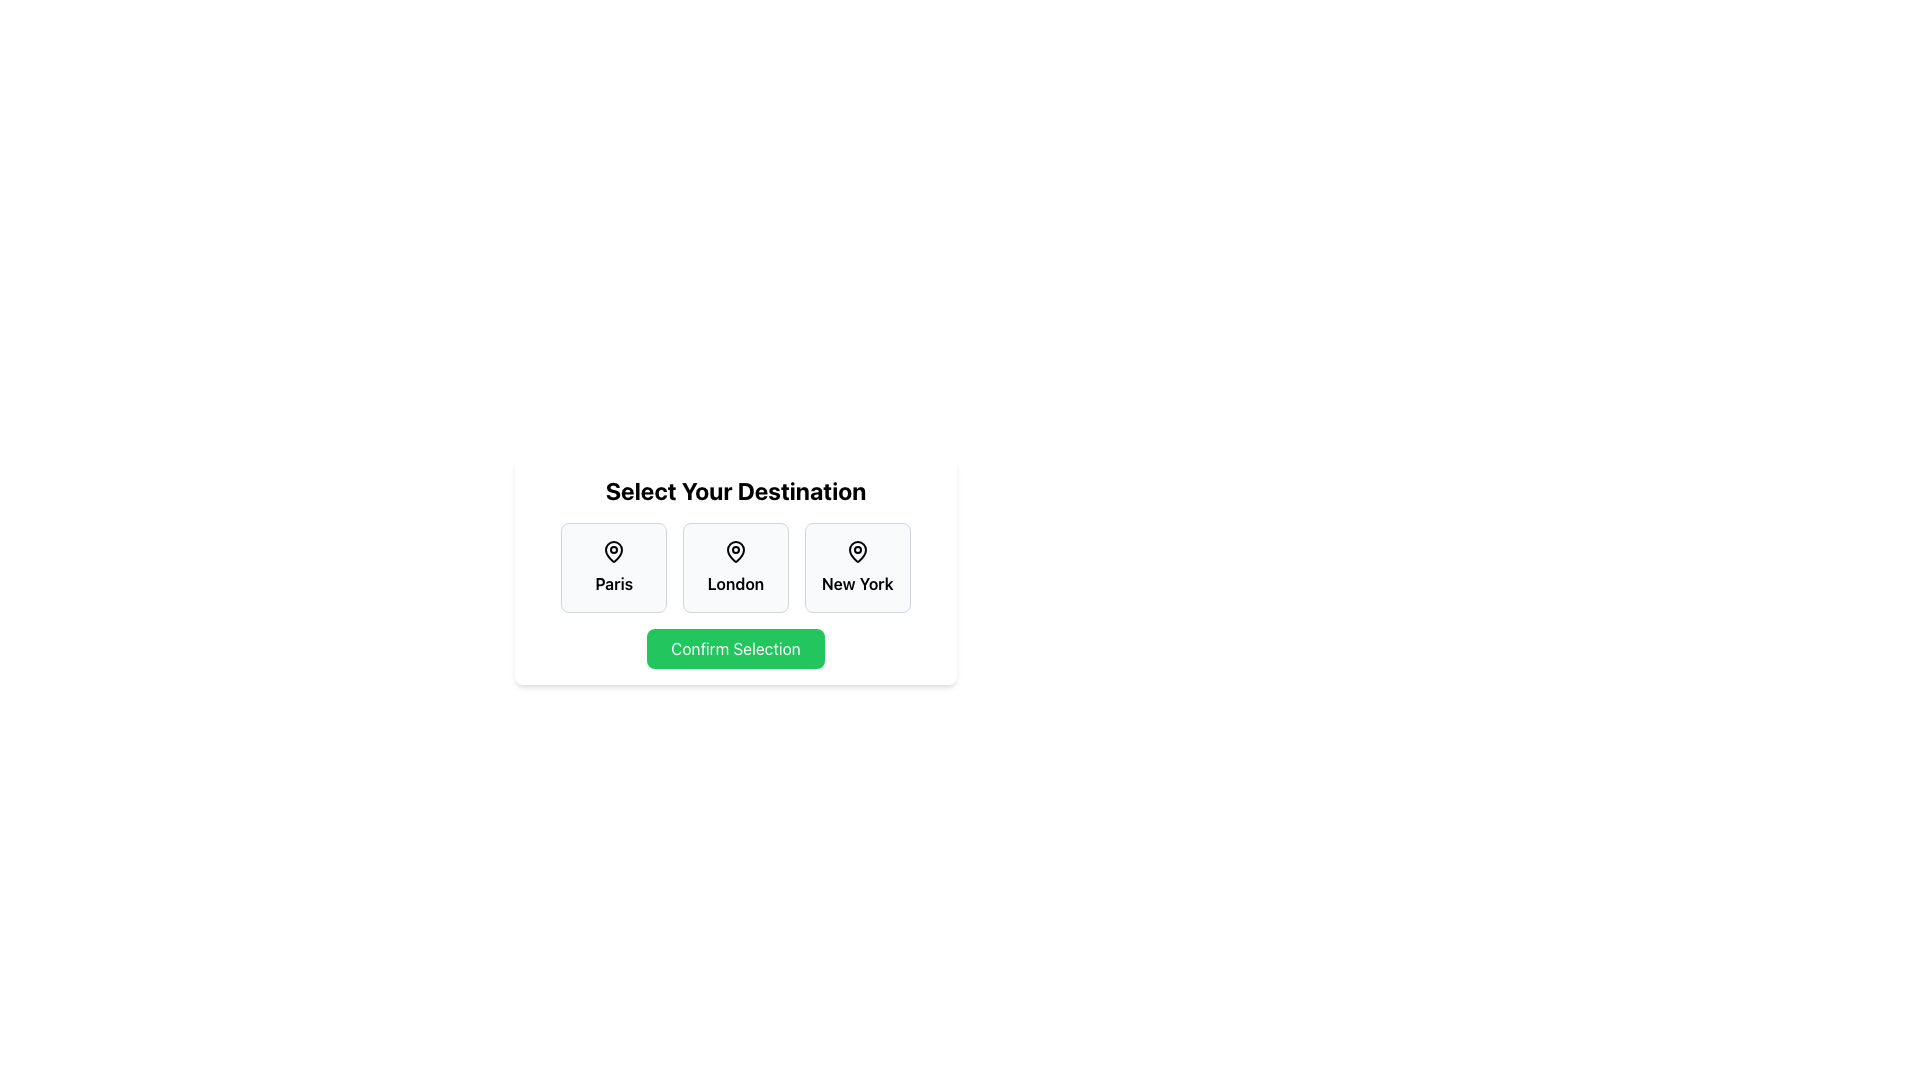 The image size is (1920, 1080). Describe the element at coordinates (857, 583) in the screenshot. I see `the text label displaying 'New York' in bold black font, which is positioned below a location pin icon and serves as a selectable option` at that location.